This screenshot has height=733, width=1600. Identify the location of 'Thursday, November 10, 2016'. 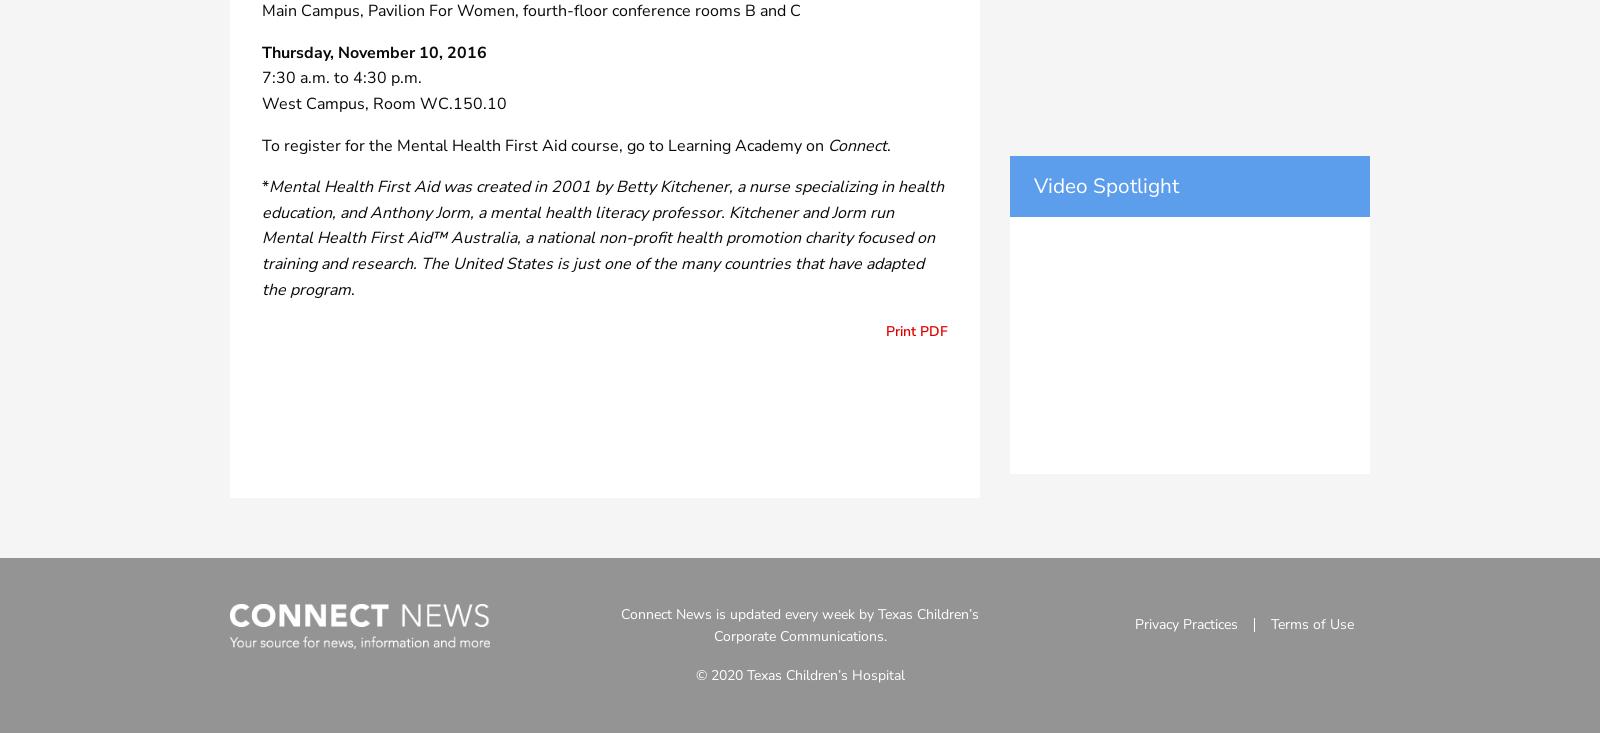
(374, 50).